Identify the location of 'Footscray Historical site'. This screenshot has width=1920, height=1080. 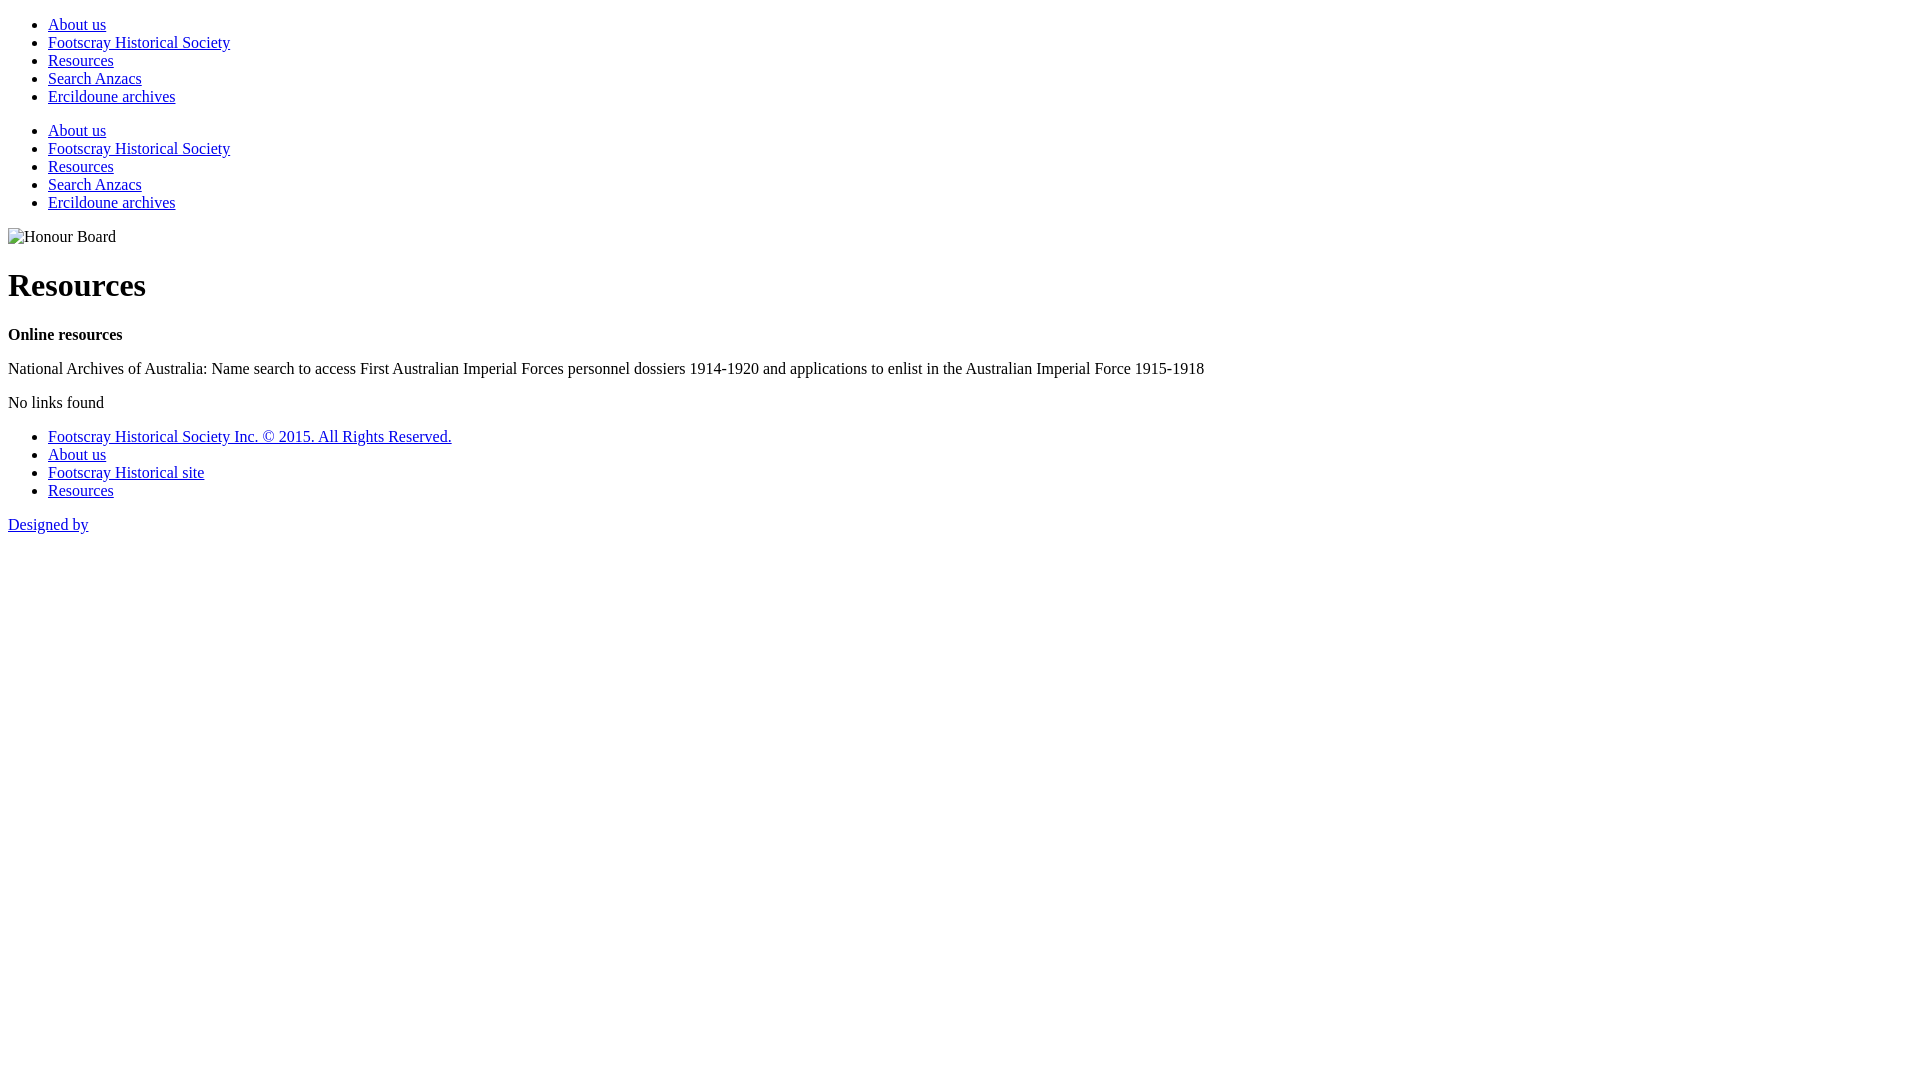
(124, 472).